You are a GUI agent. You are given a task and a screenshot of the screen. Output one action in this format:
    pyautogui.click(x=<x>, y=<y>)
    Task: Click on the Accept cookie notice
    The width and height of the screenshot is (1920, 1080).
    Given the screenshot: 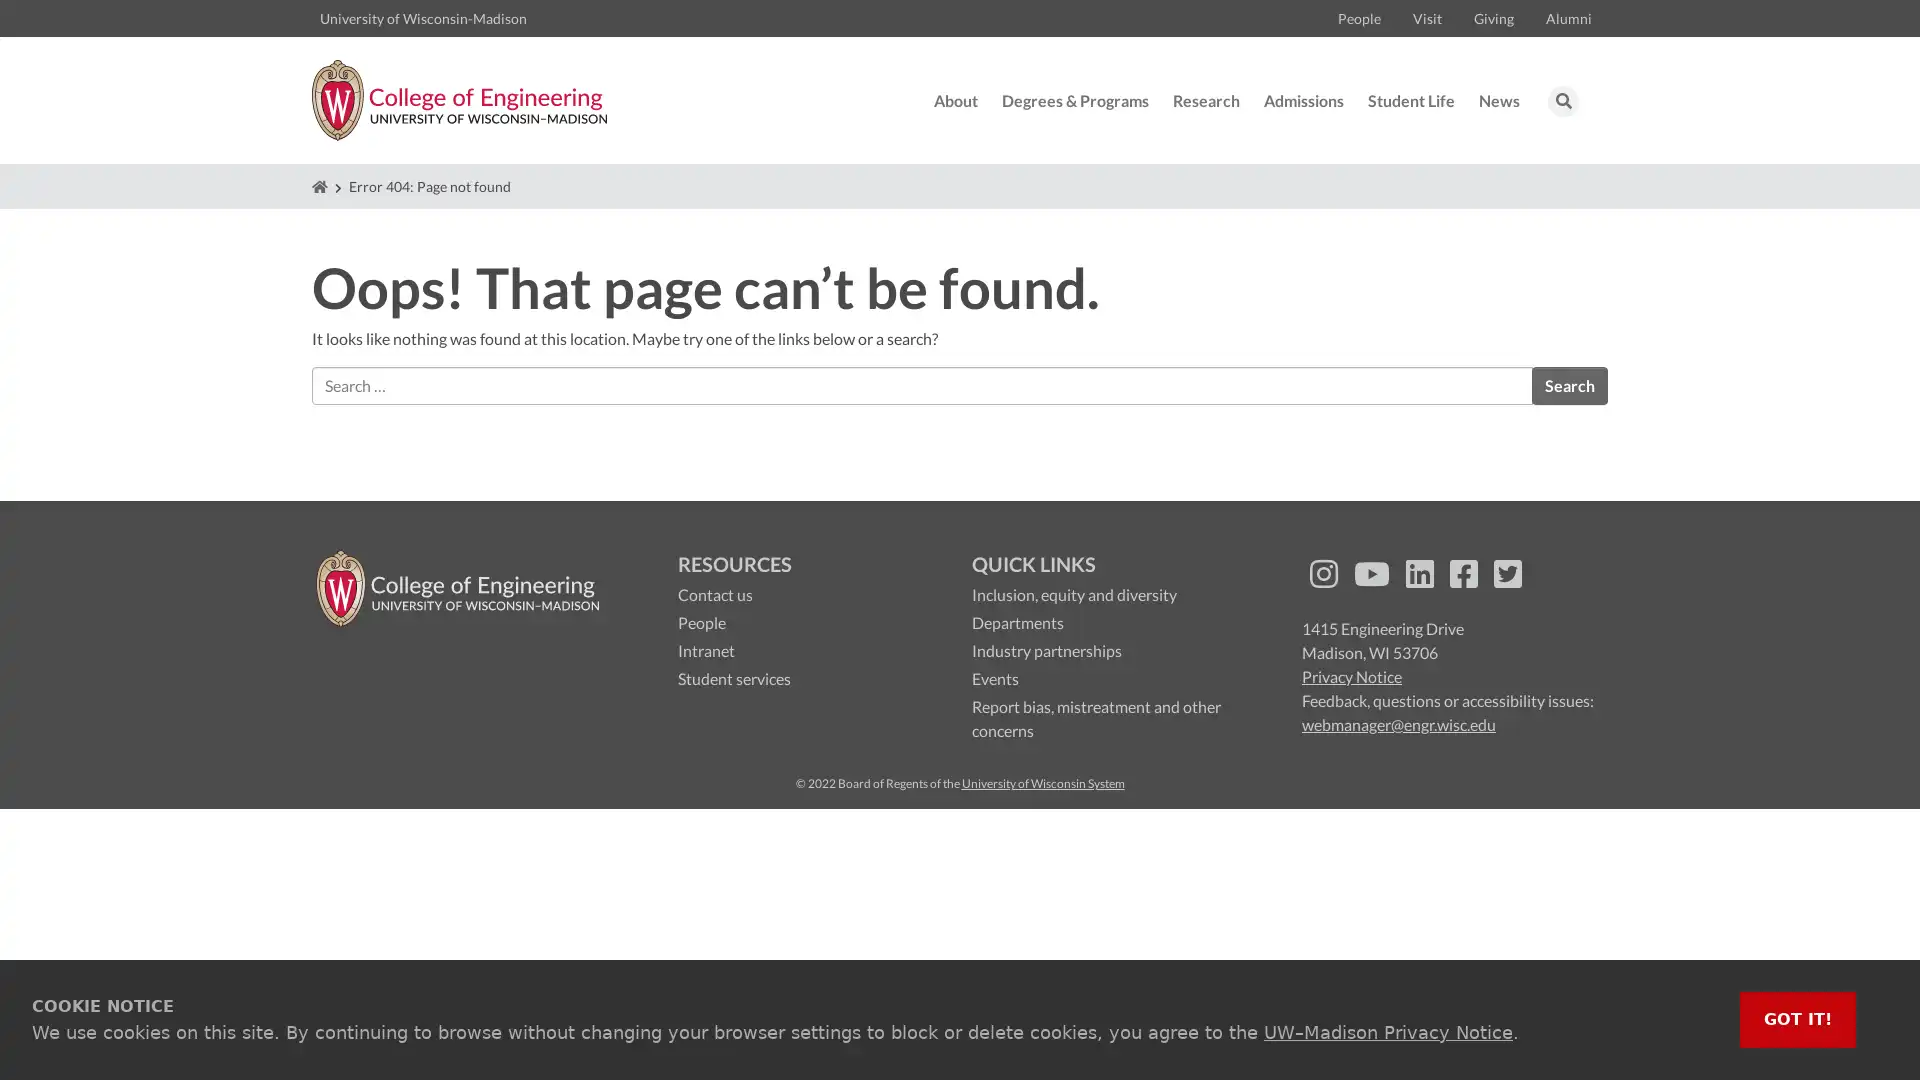 What is the action you would take?
    pyautogui.click(x=1798, y=1019)
    